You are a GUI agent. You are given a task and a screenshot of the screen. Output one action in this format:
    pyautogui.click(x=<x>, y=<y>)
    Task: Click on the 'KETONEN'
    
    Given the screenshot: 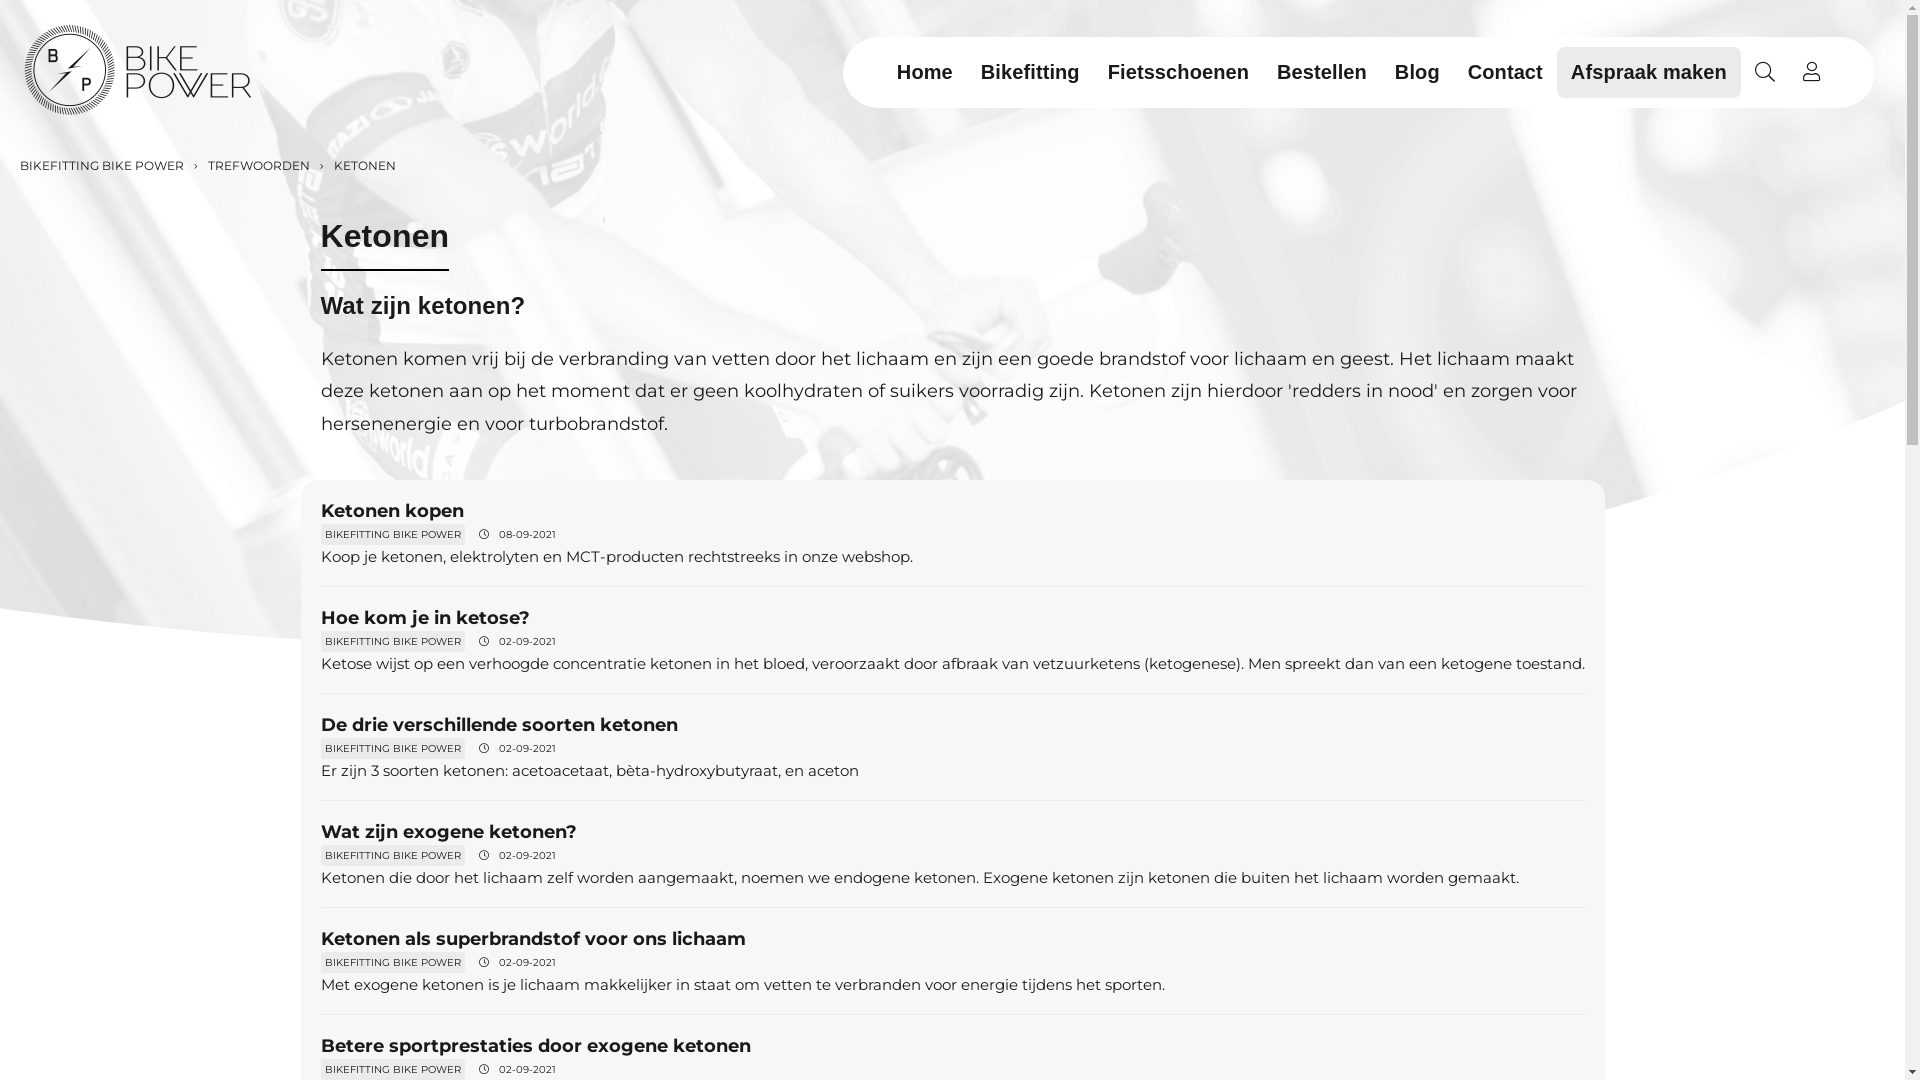 What is the action you would take?
    pyautogui.click(x=363, y=164)
    